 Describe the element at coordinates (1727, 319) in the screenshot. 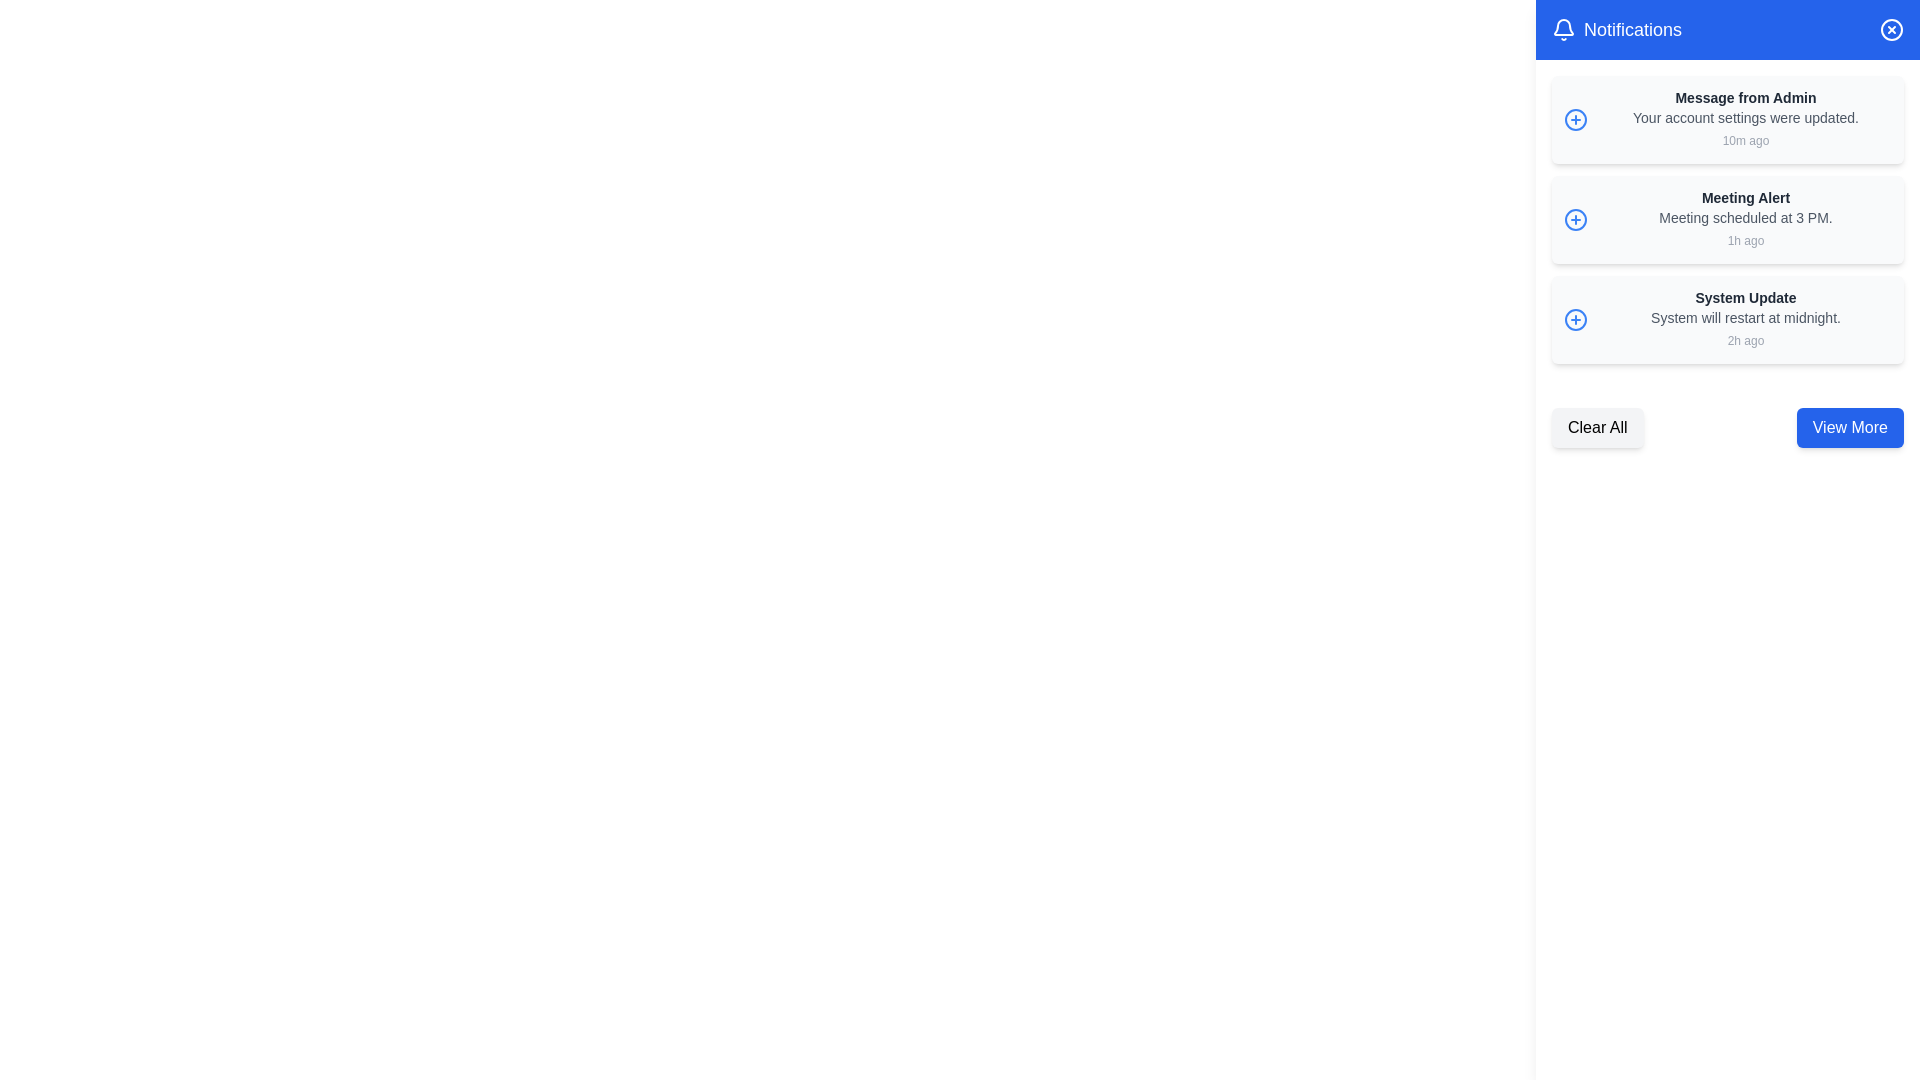

I see `the notification card with a light gray background that contains the title 'System Update' and the description 'System will restart at midnight.'` at that location.